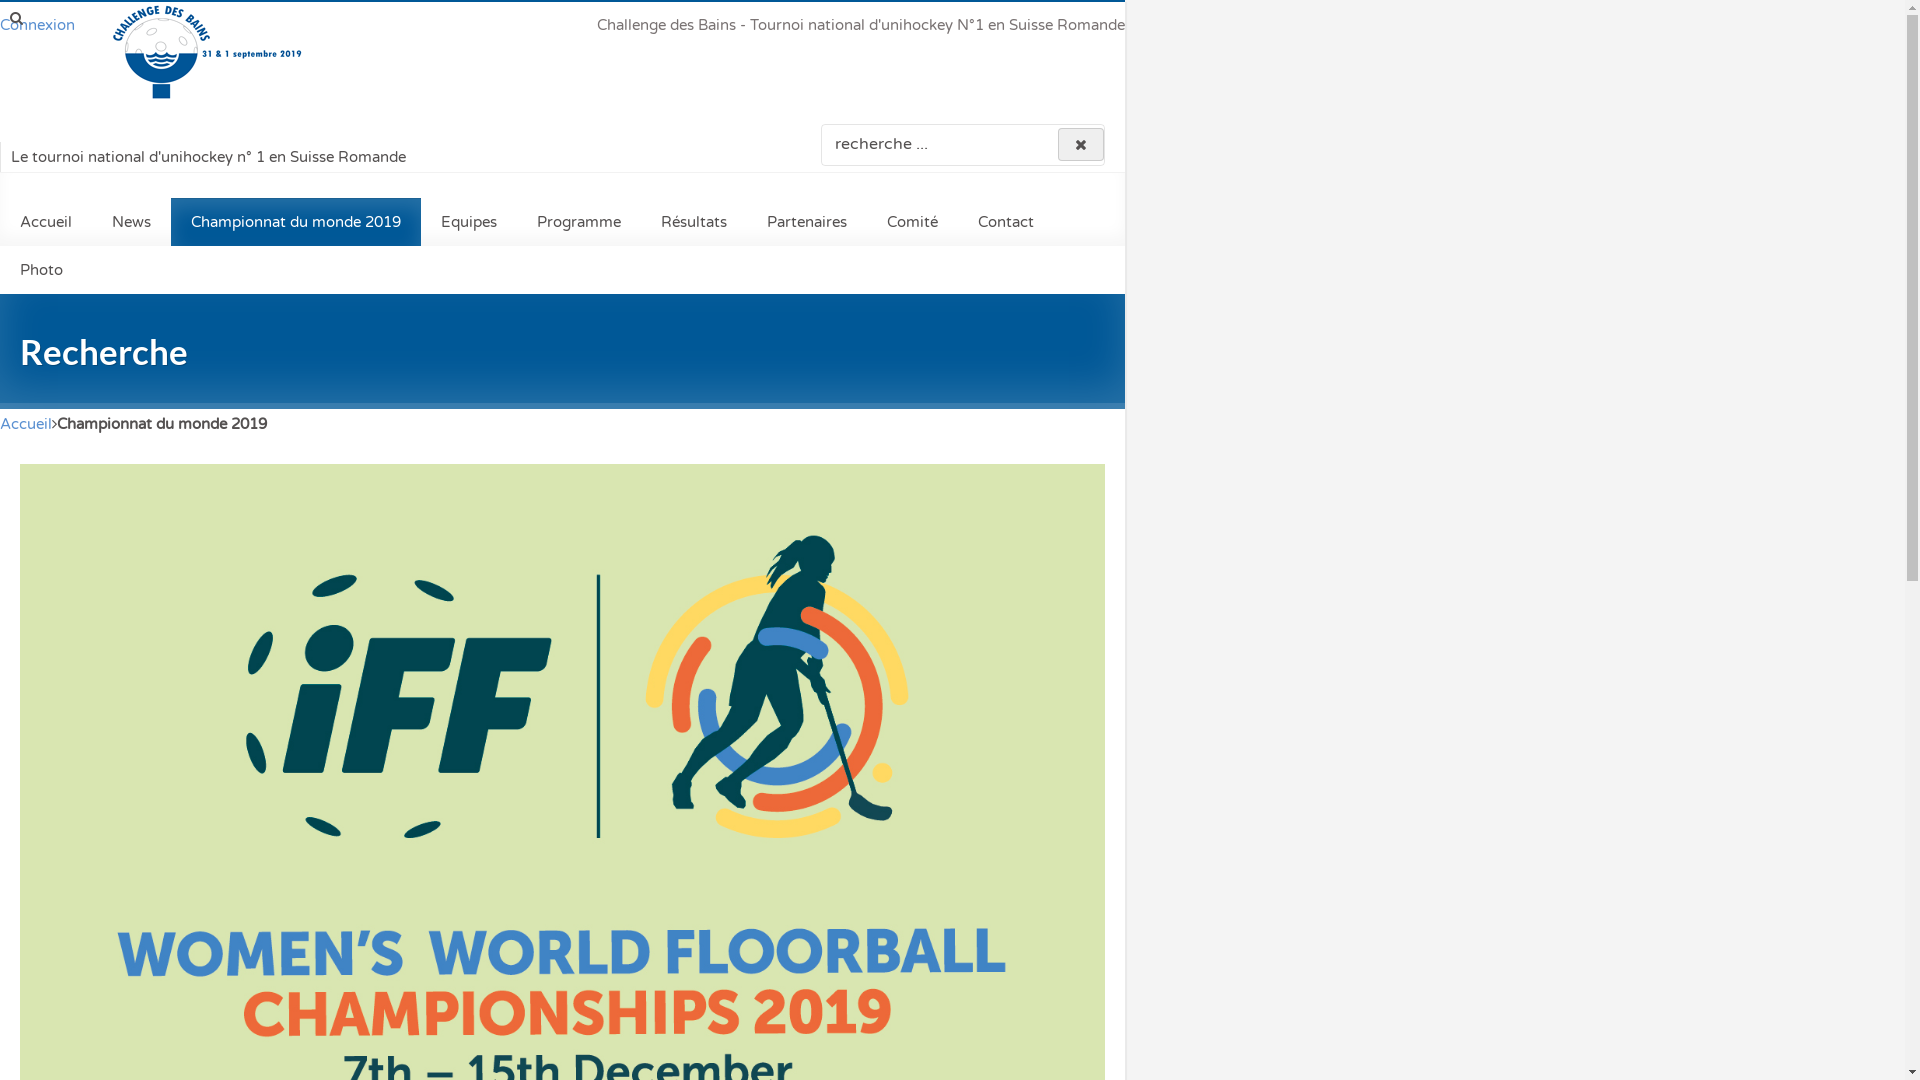 Image resolution: width=1920 pixels, height=1080 pixels. What do you see at coordinates (130, 222) in the screenshot?
I see `'News'` at bounding box center [130, 222].